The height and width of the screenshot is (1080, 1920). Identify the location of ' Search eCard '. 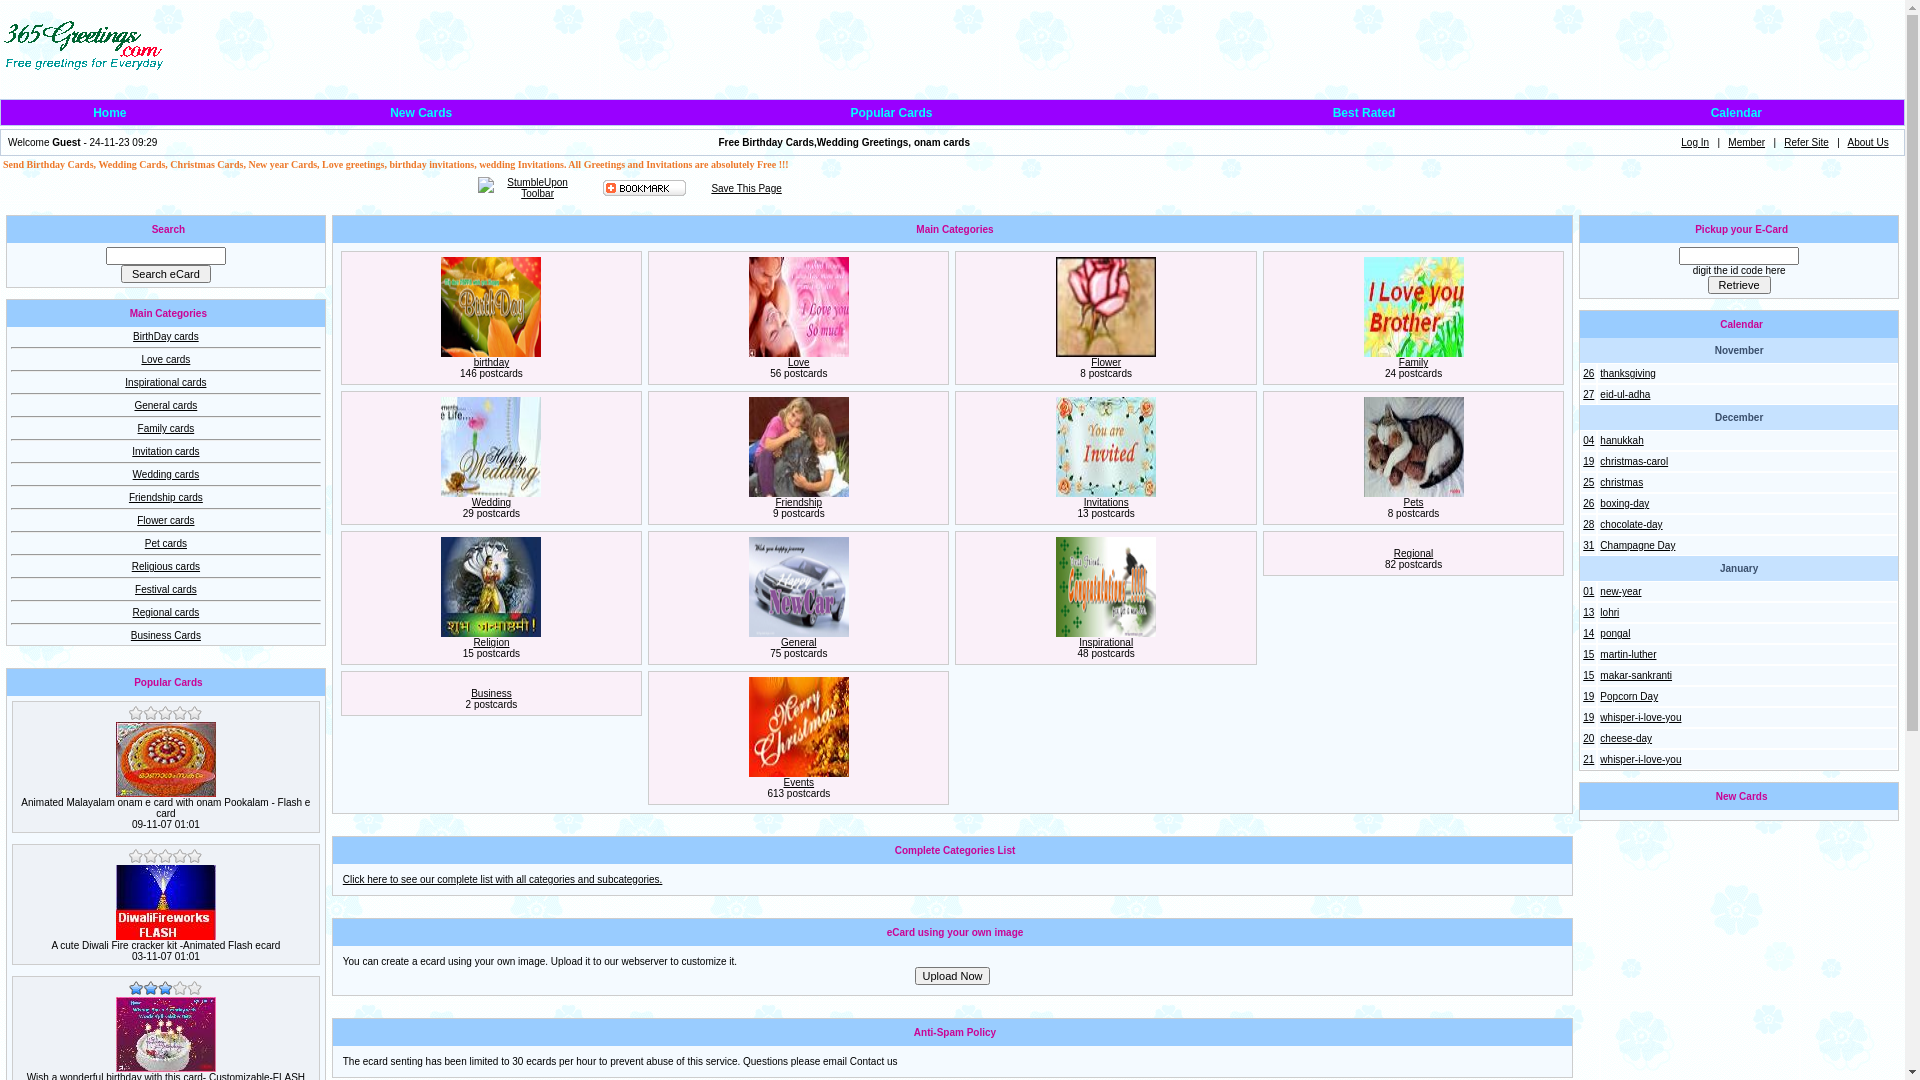
(166, 273).